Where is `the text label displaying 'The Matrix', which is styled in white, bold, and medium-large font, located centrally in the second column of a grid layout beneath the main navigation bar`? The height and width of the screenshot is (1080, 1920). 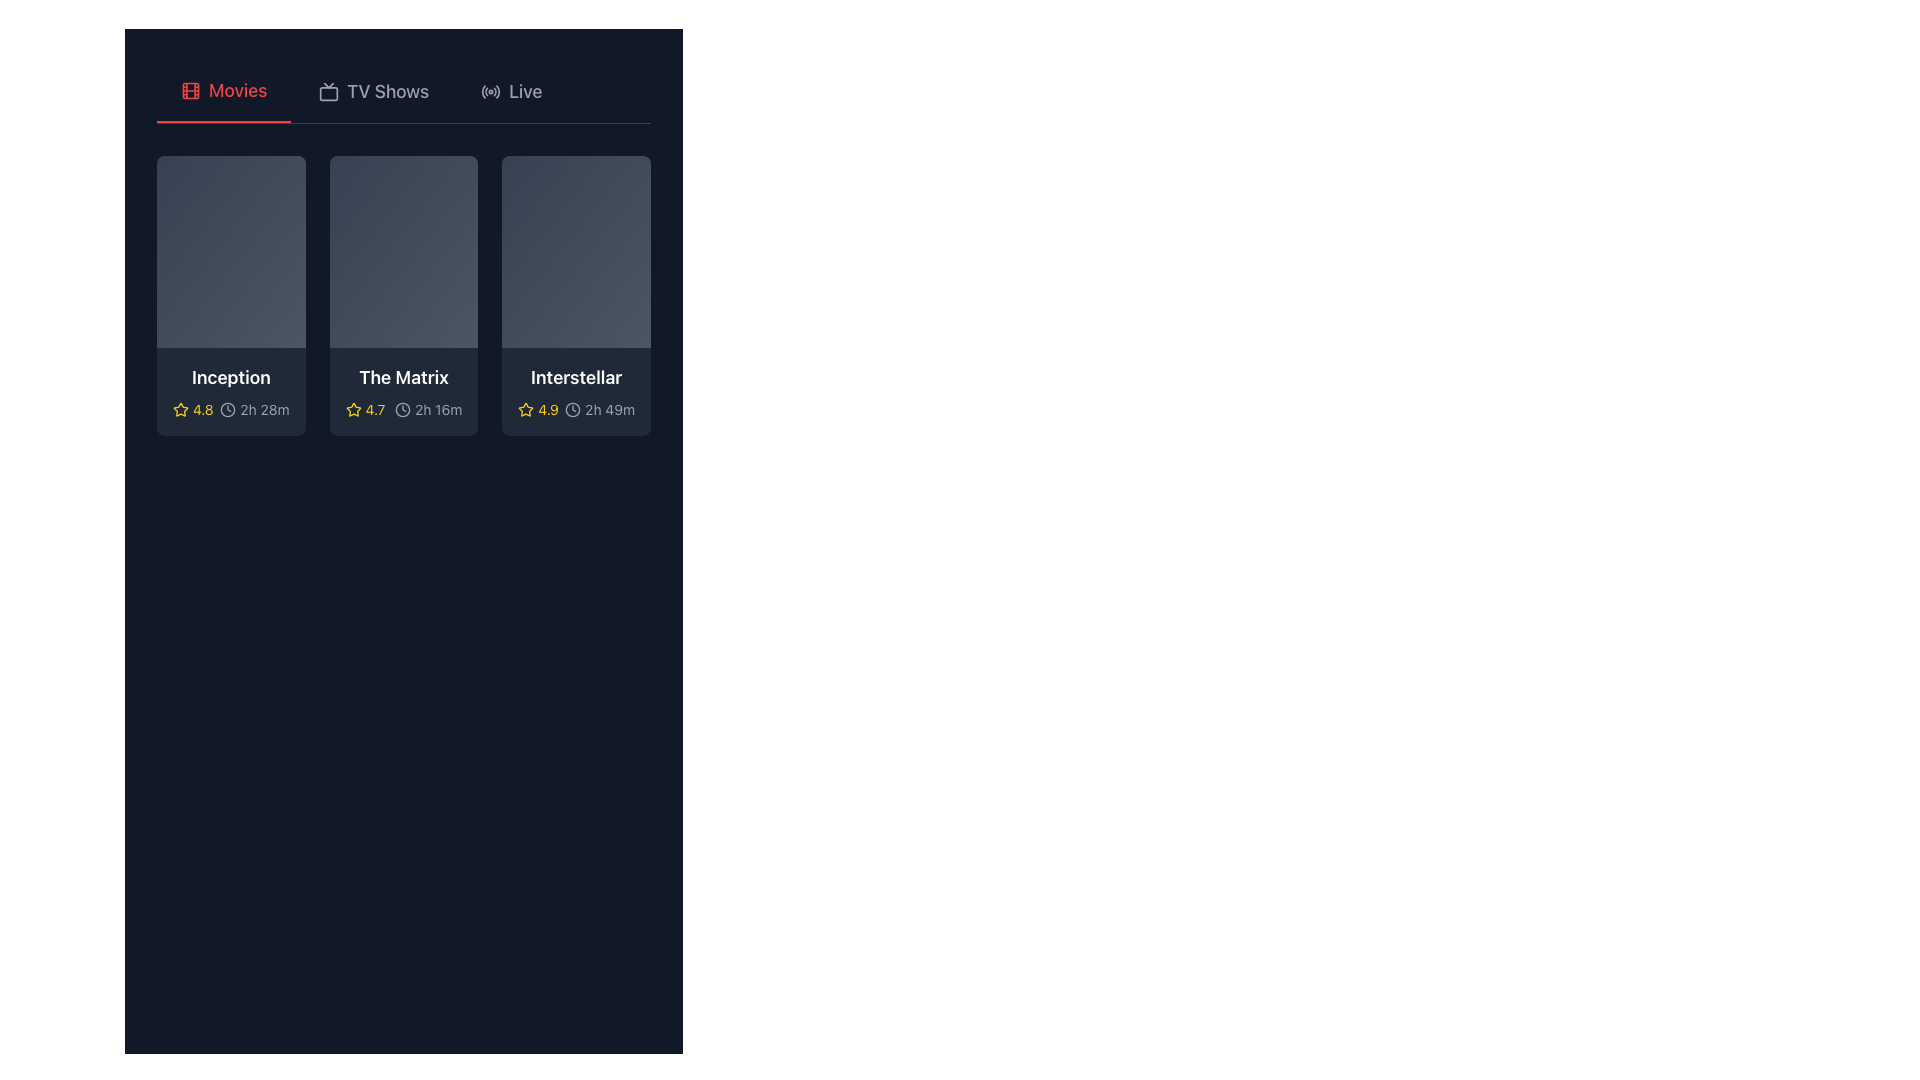 the text label displaying 'The Matrix', which is styled in white, bold, and medium-large font, located centrally in the second column of a grid layout beneath the main navigation bar is located at coordinates (402, 378).